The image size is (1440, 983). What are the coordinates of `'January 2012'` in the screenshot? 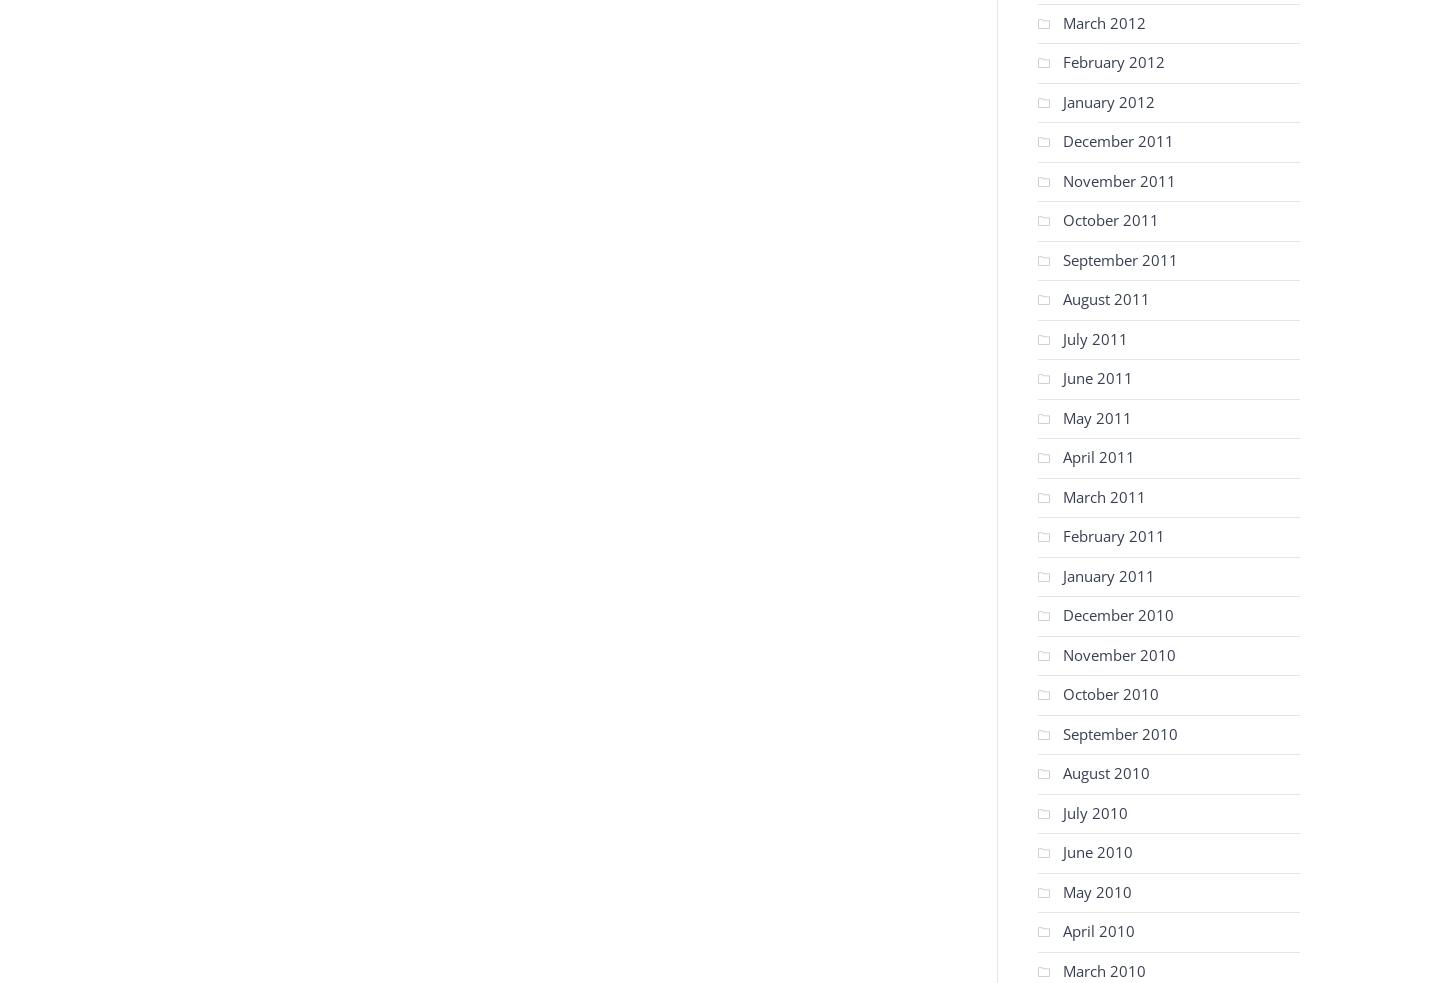 It's located at (1063, 99).